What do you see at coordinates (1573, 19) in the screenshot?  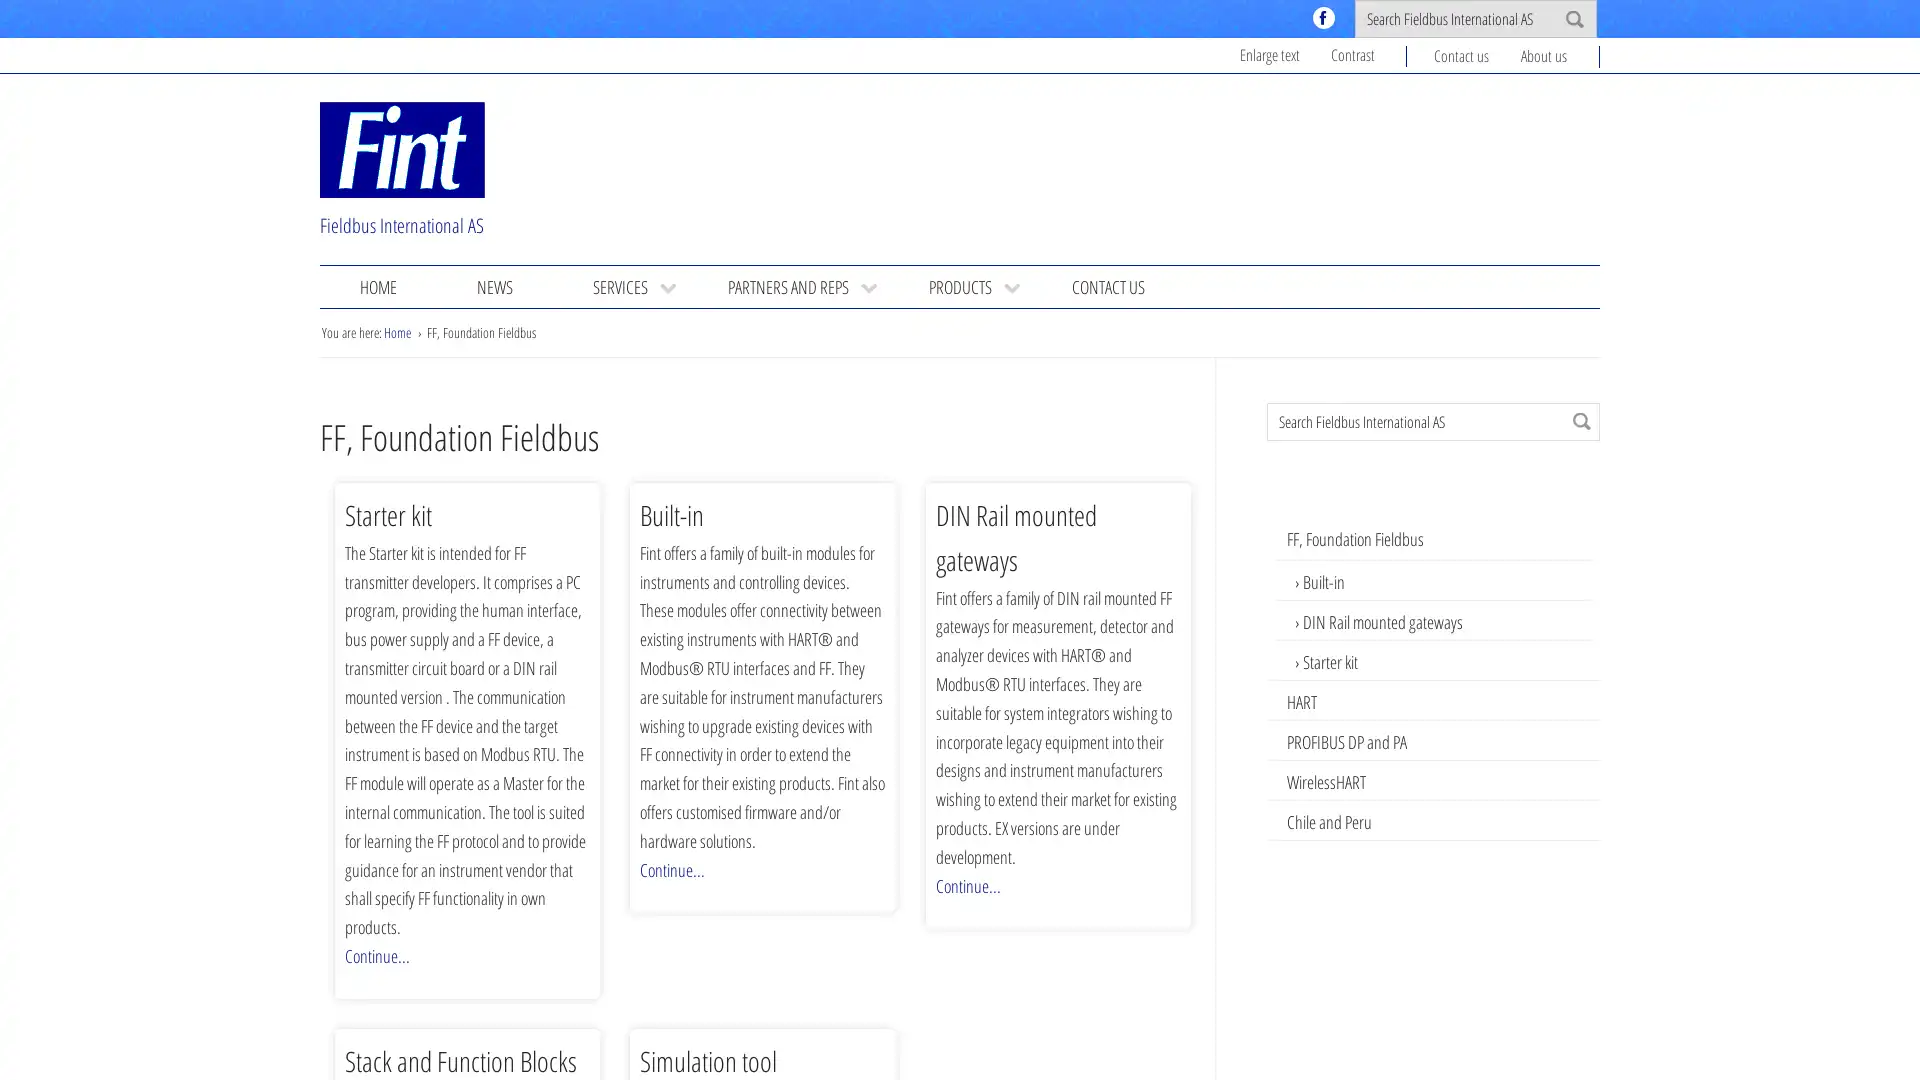 I see `Search` at bounding box center [1573, 19].